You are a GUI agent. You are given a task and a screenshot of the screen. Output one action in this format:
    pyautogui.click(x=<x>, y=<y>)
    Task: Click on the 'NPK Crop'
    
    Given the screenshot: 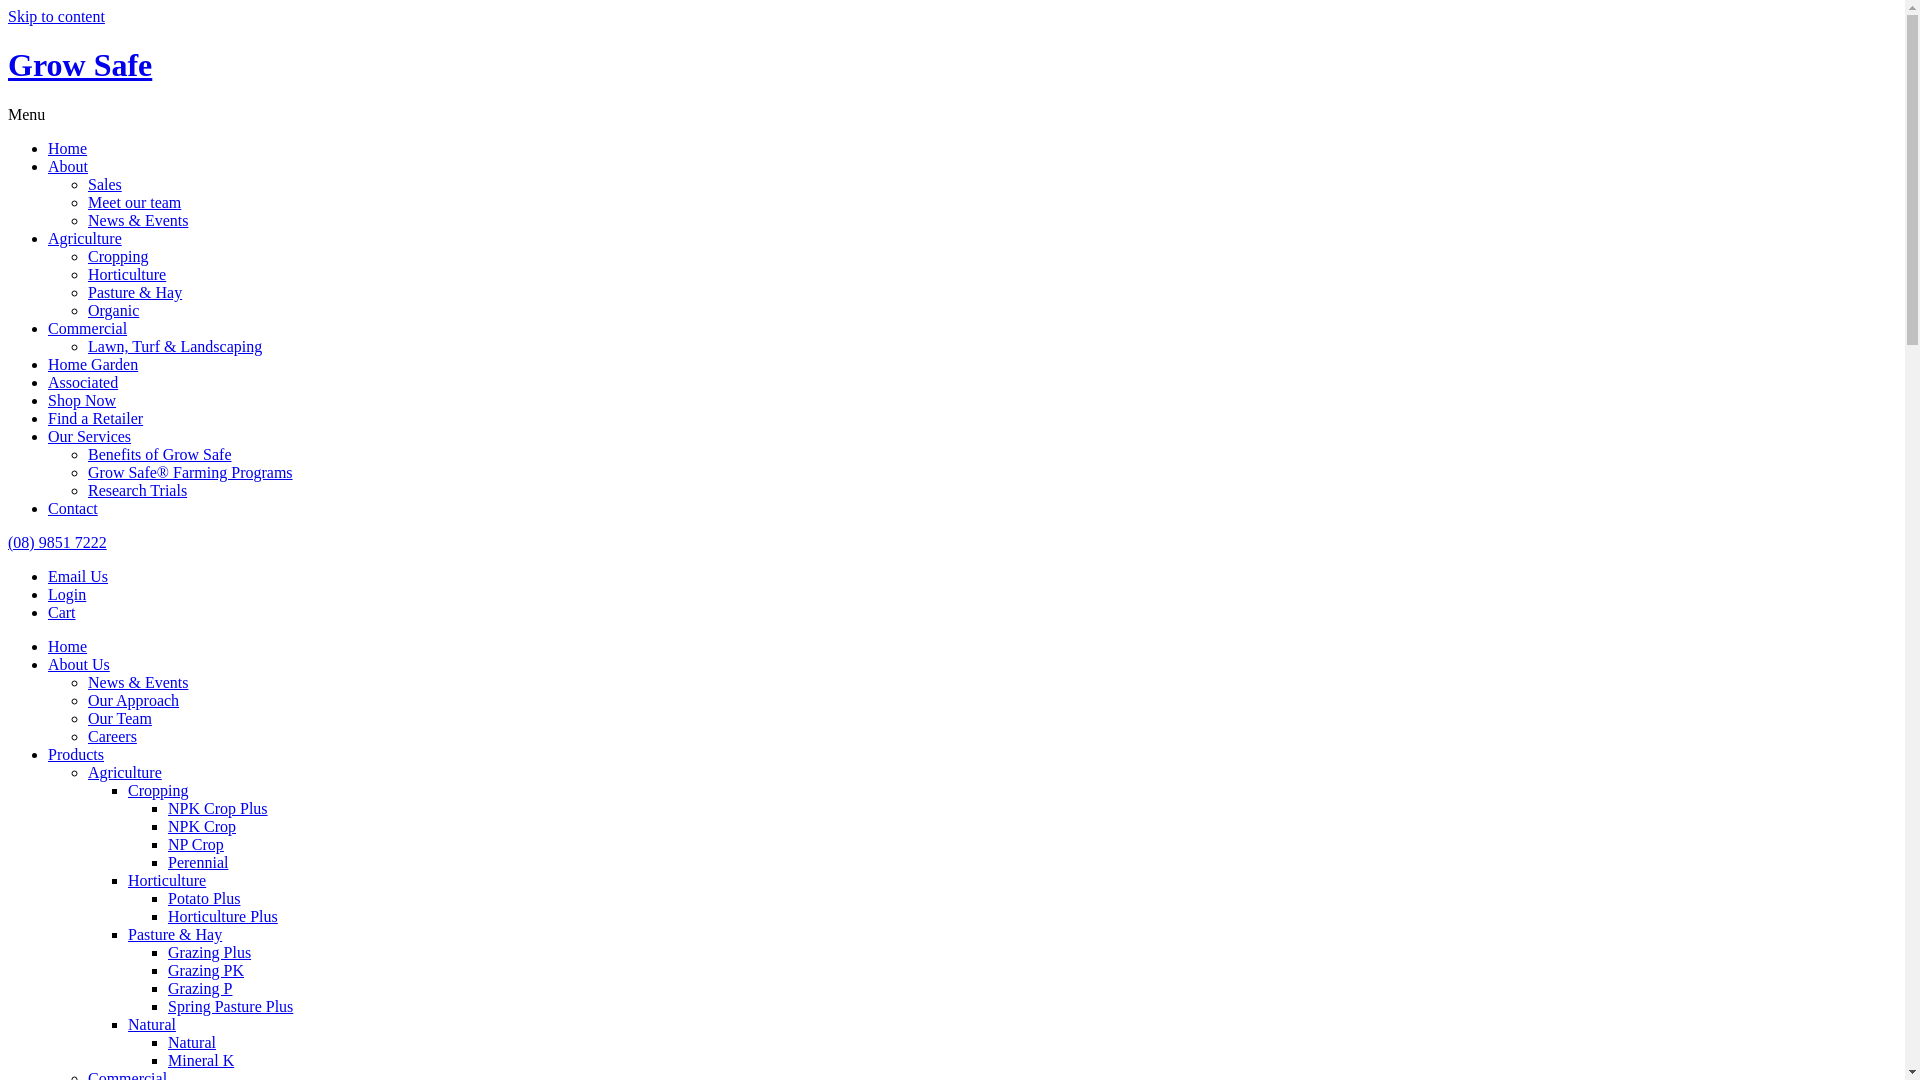 What is the action you would take?
    pyautogui.click(x=168, y=826)
    